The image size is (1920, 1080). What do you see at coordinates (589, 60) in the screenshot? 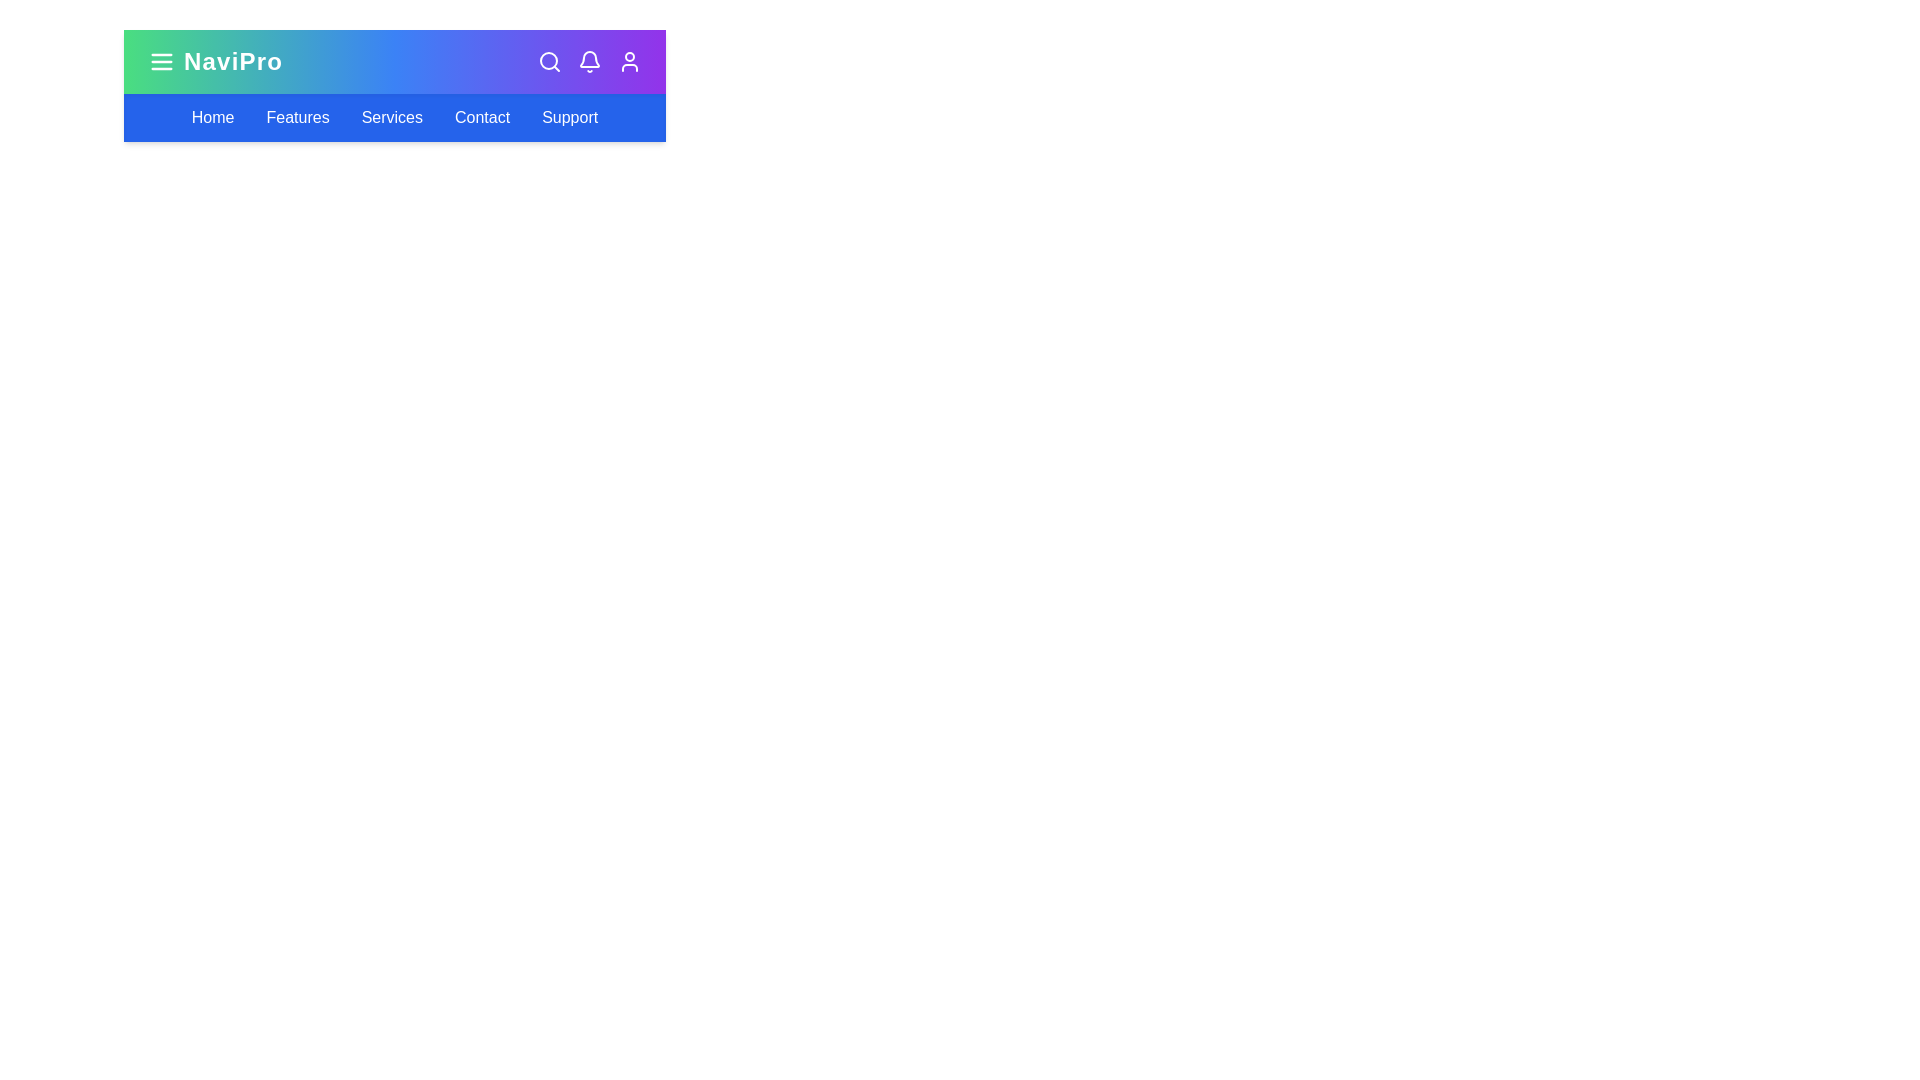
I see `the notification icon to view notifications` at bounding box center [589, 60].